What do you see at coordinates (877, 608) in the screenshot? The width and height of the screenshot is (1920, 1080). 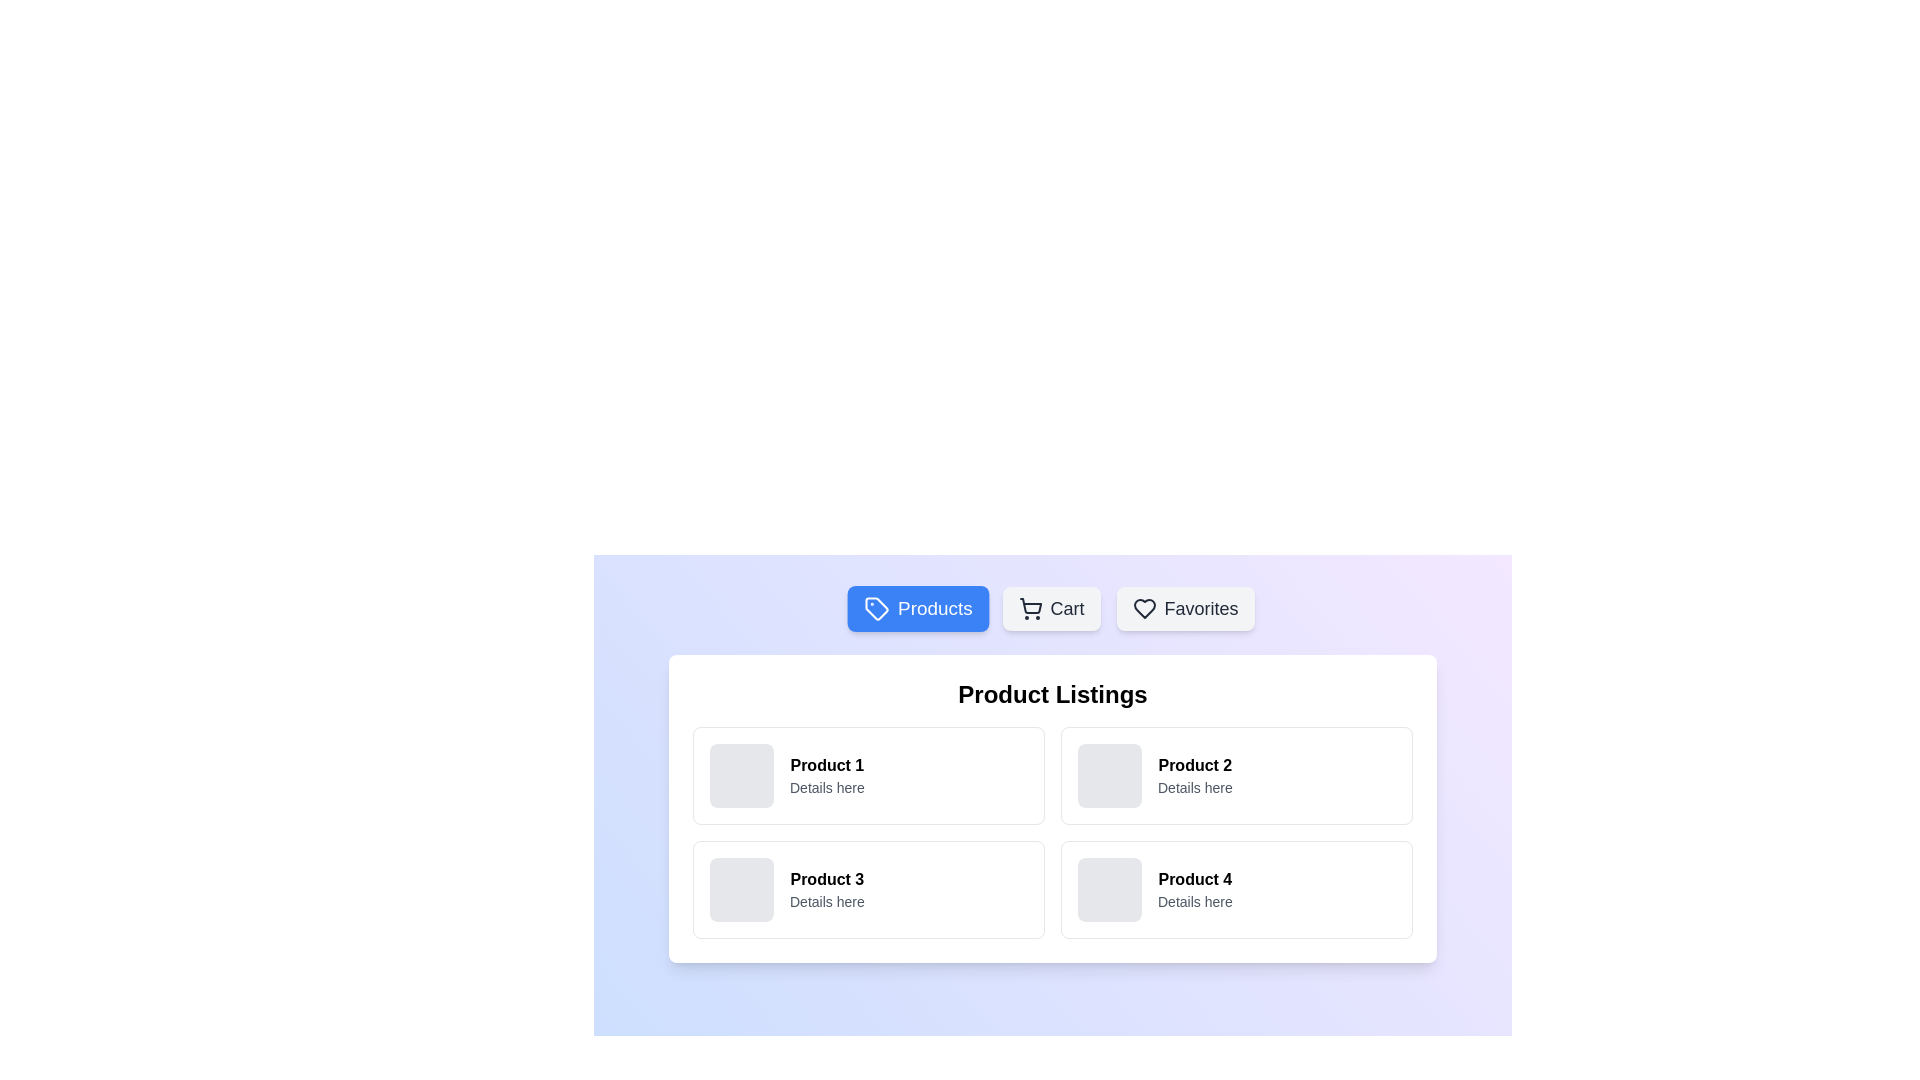 I see `the graphic icon resembling a tag design, which is part of the 'Products' navigation group` at bounding box center [877, 608].